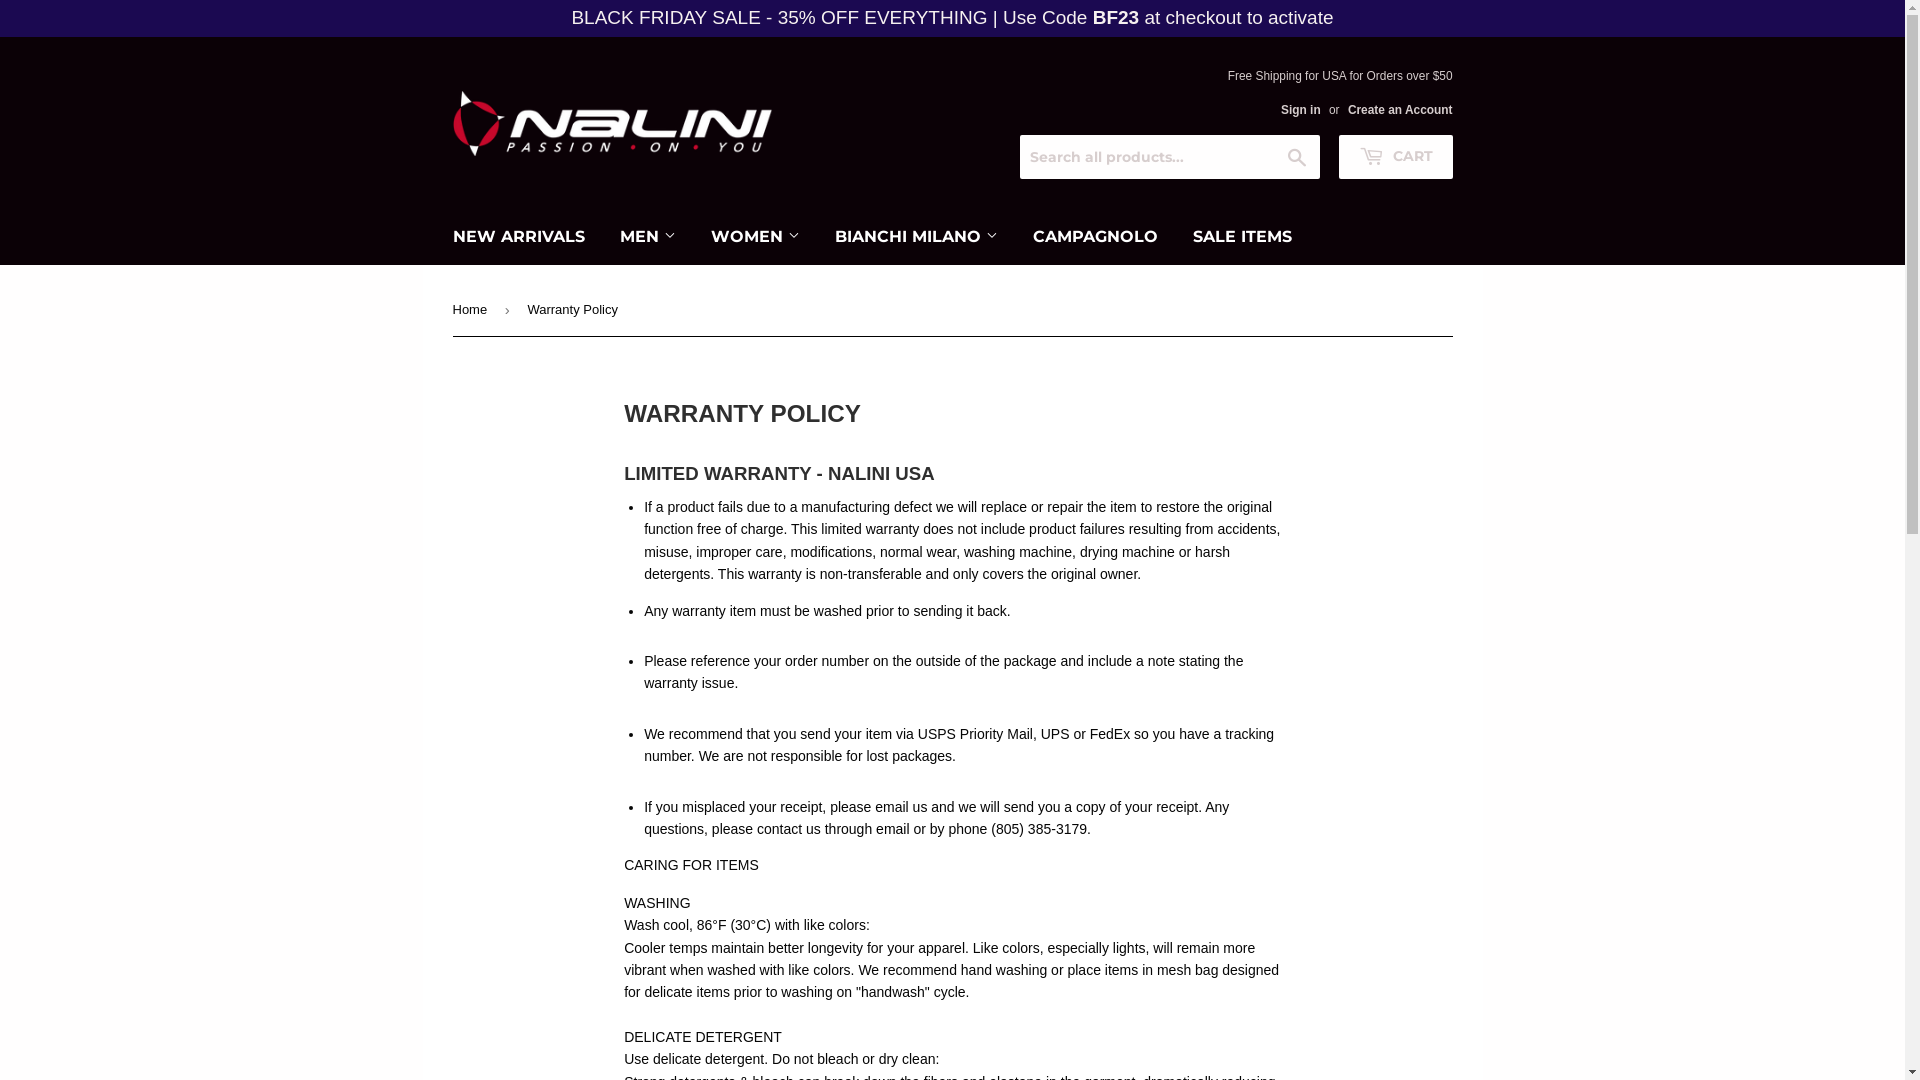 The width and height of the screenshot is (1920, 1080). What do you see at coordinates (472, 310) in the screenshot?
I see `'Home'` at bounding box center [472, 310].